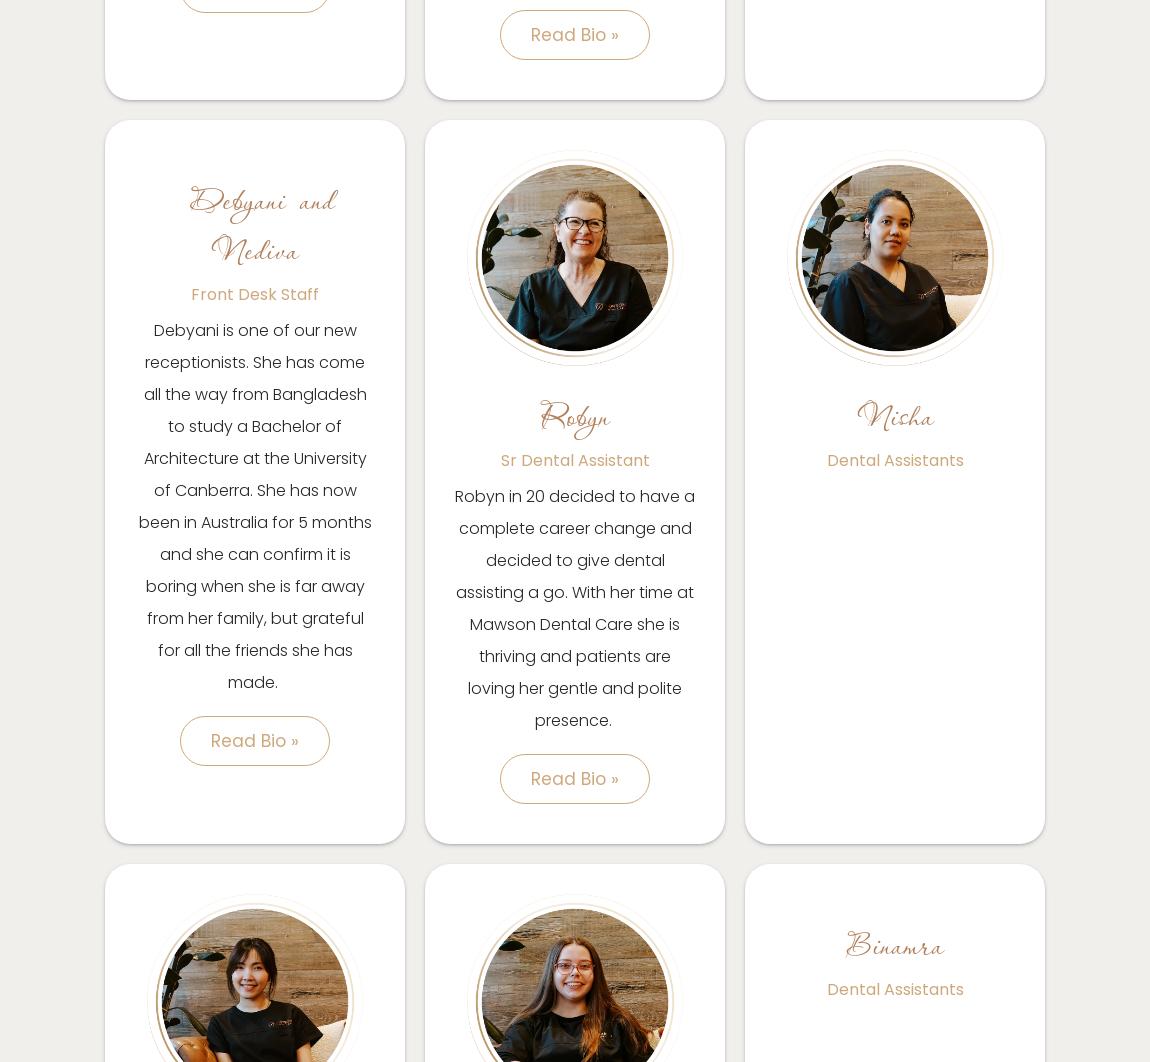  I want to click on 'Robyn in 20 decided to have a complete career change and decided to give dental assisting a go. With her time at Mawson Dental Care she is thriving and patients are loving her gentle and polite presence.', so click(575, 608).